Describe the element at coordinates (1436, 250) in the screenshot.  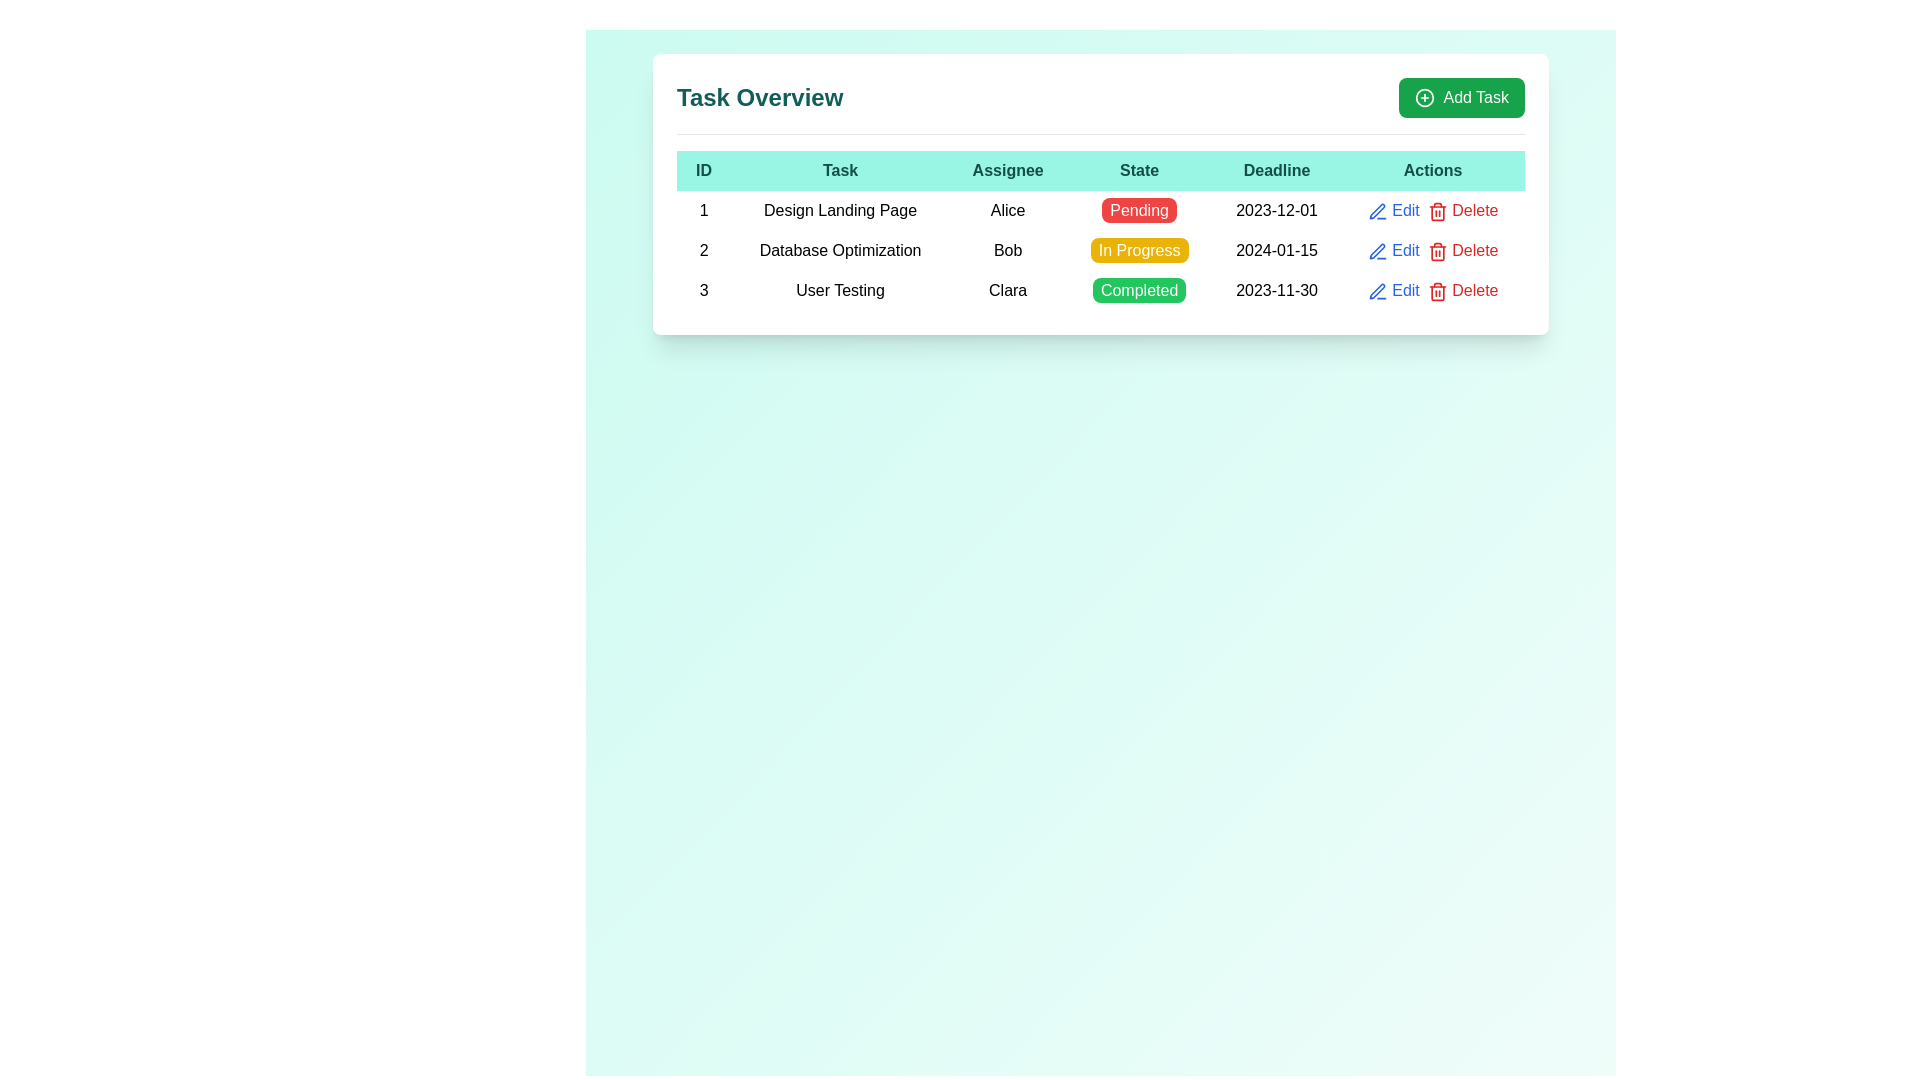
I see `the trash bin icon button located in the 'Actions' column of the second row of the table` at that location.